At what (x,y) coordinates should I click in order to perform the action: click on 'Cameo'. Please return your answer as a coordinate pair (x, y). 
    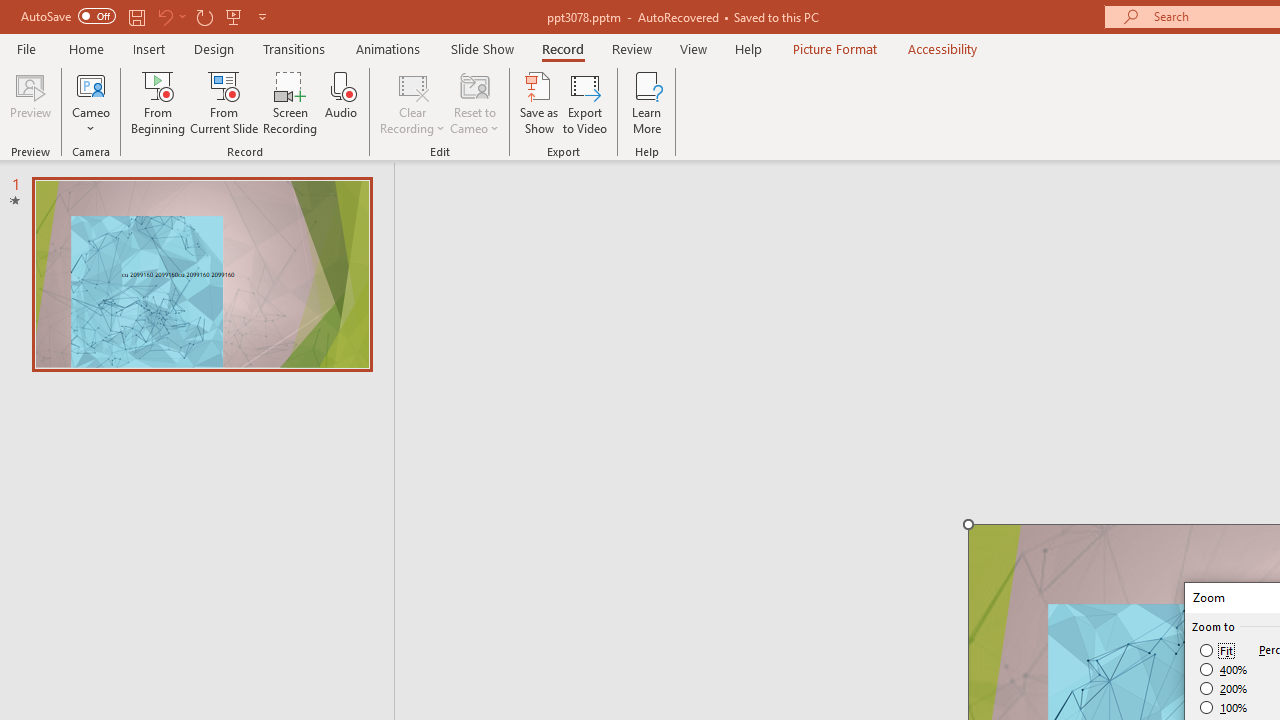
    Looking at the image, I should click on (90, 103).